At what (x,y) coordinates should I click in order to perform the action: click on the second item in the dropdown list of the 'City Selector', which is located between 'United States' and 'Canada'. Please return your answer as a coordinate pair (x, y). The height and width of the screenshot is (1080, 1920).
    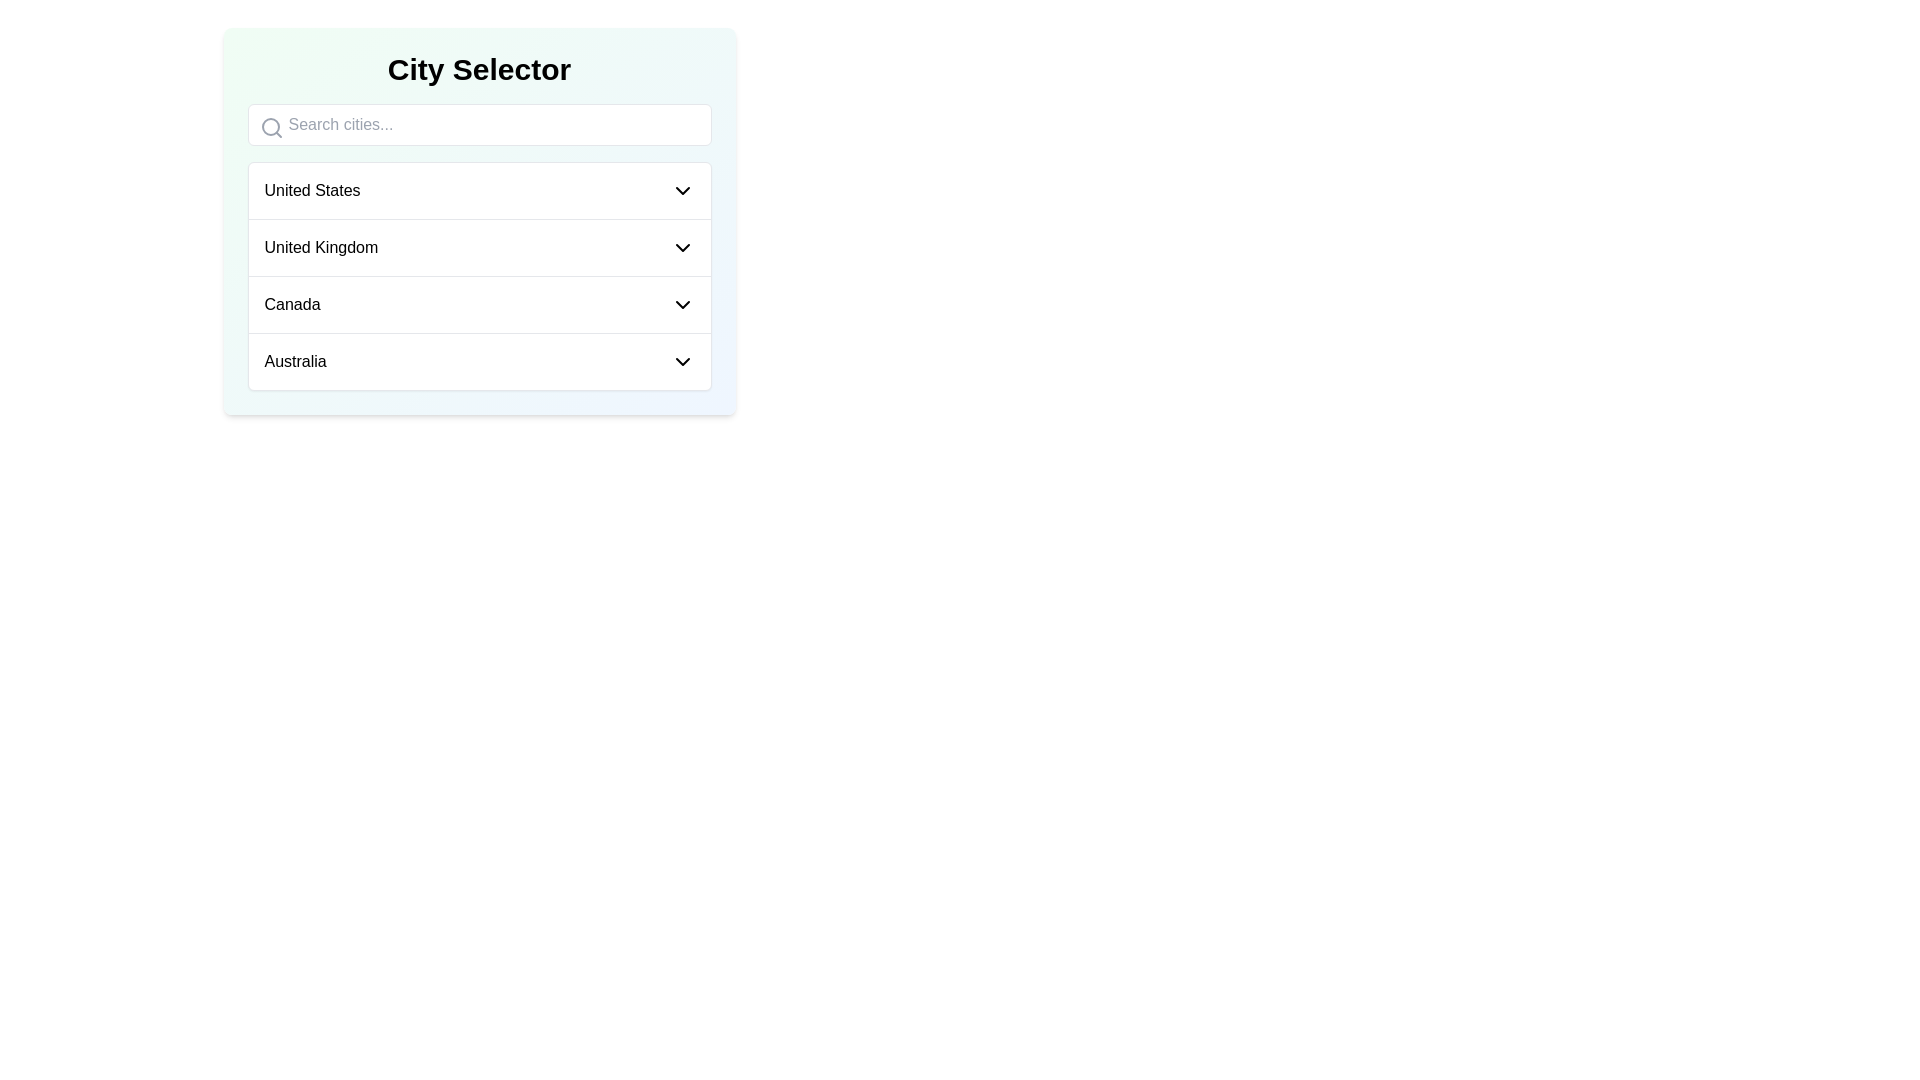
    Looking at the image, I should click on (478, 276).